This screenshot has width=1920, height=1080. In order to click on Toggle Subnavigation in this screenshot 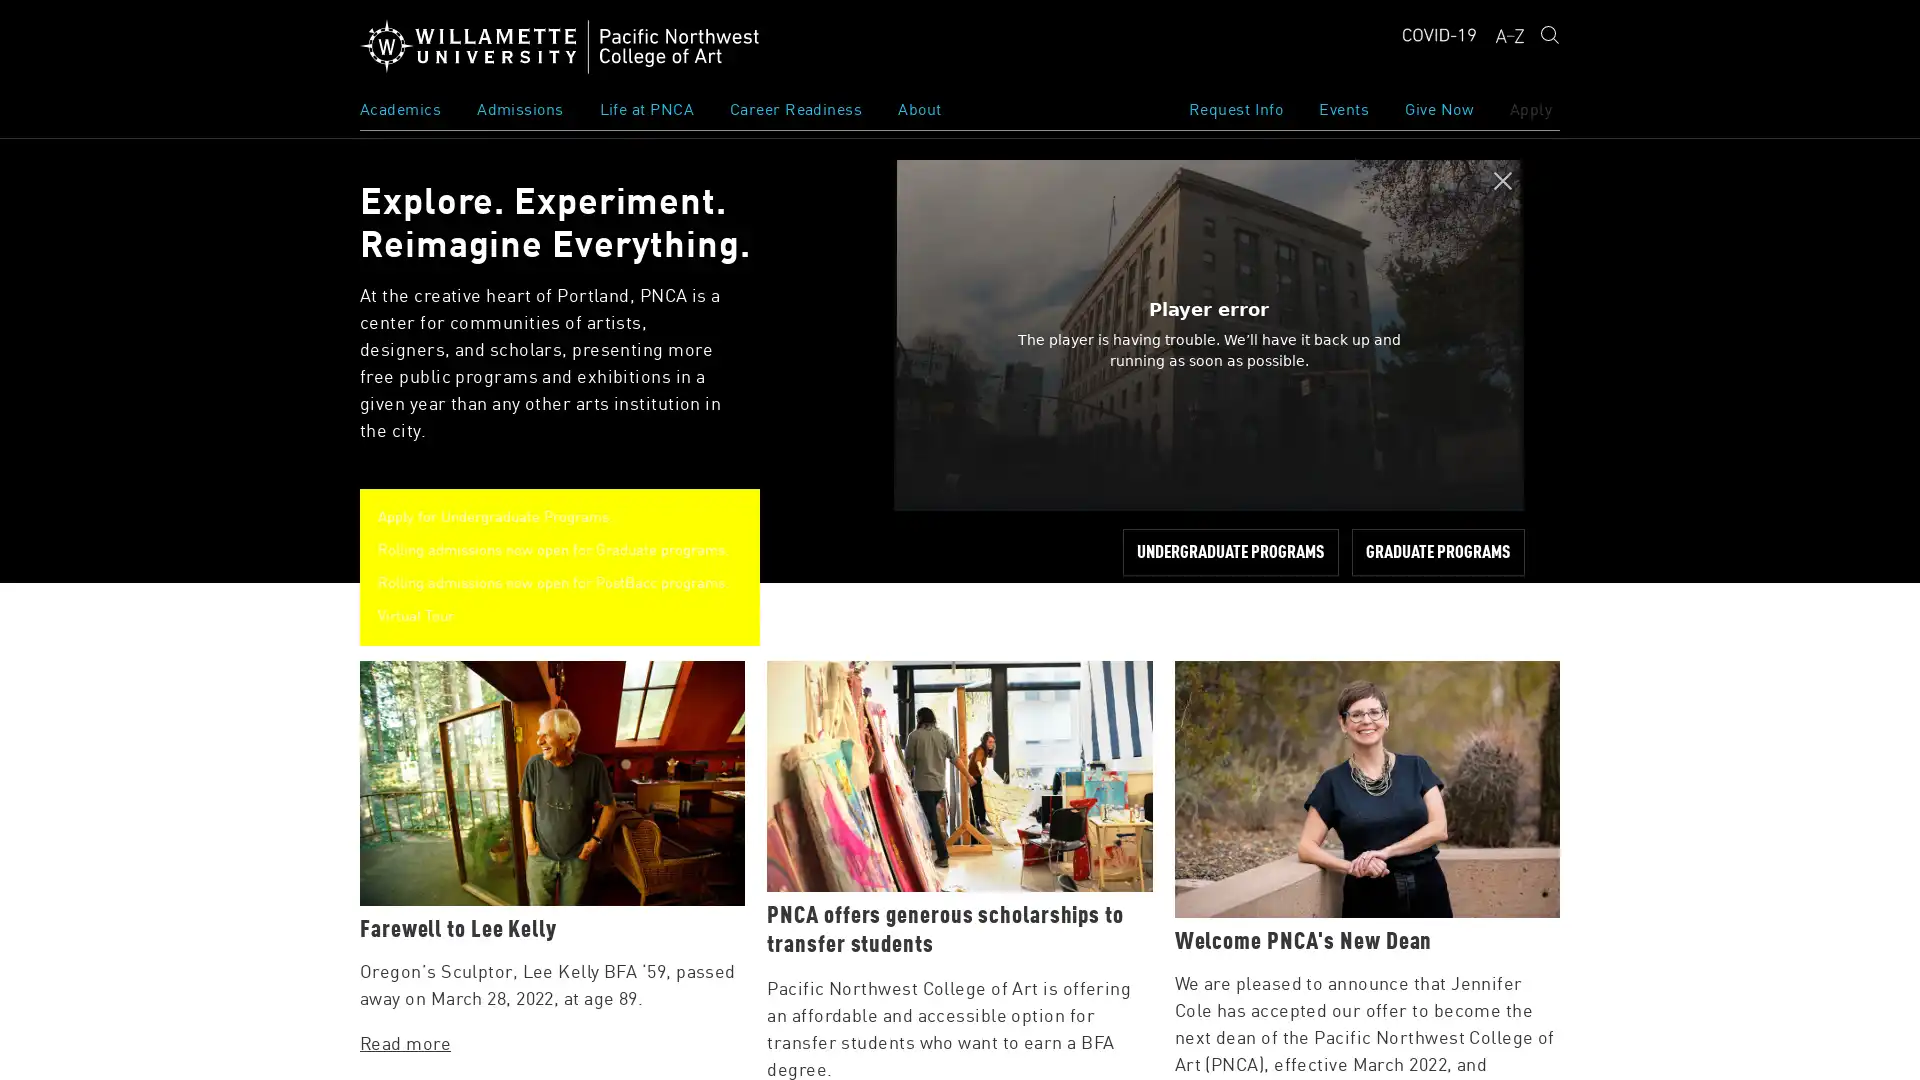, I will do `click(921, 112)`.